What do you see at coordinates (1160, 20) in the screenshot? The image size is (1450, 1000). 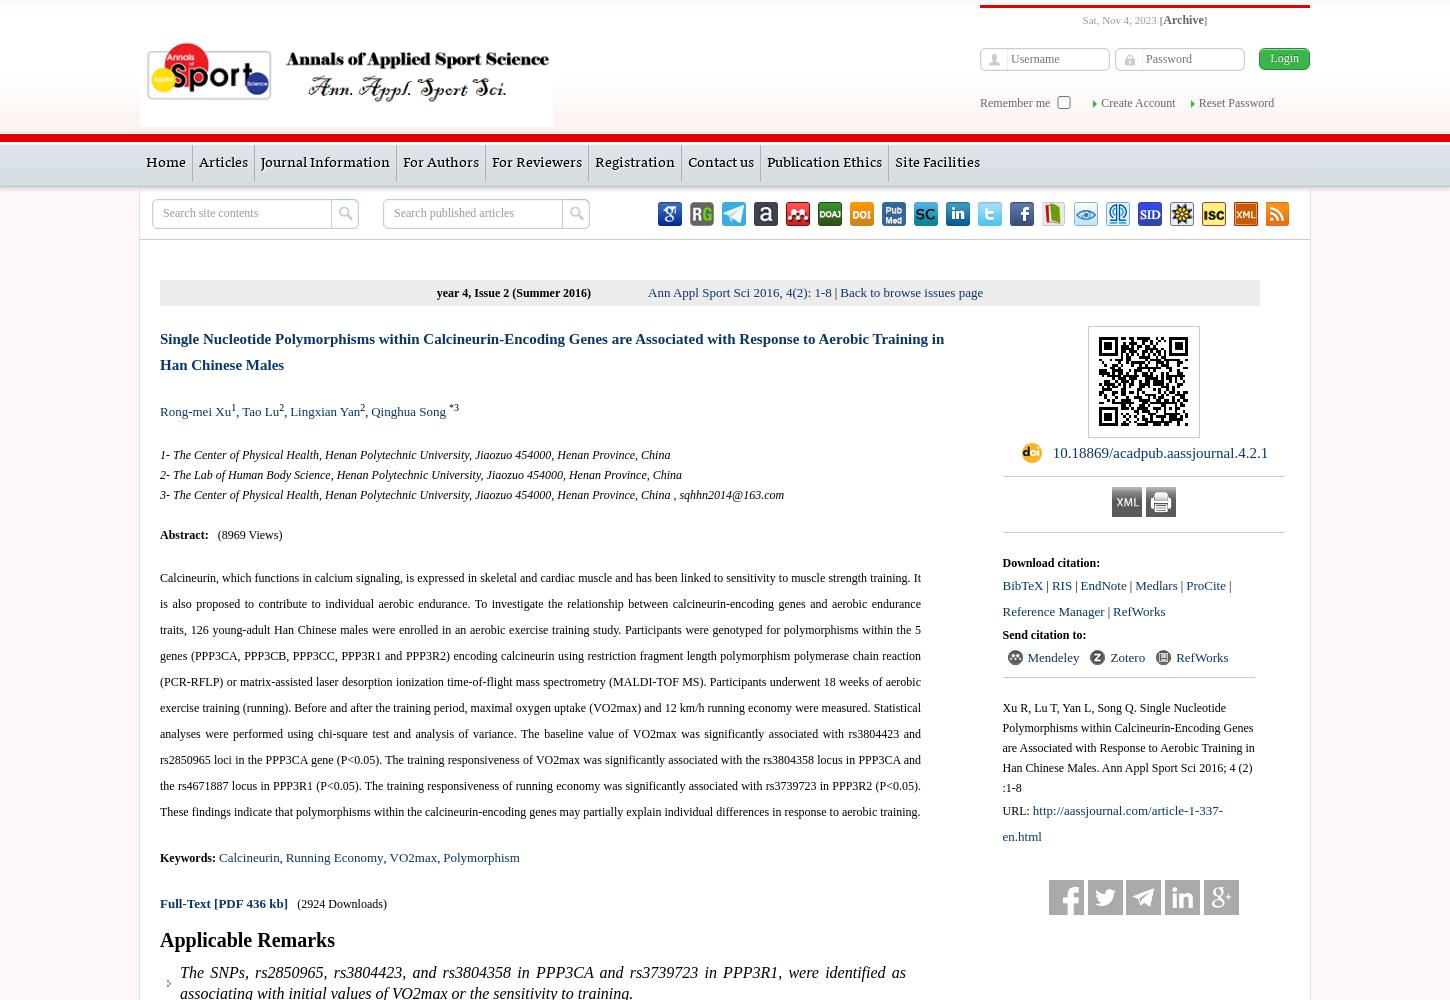 I see `'['` at bounding box center [1160, 20].